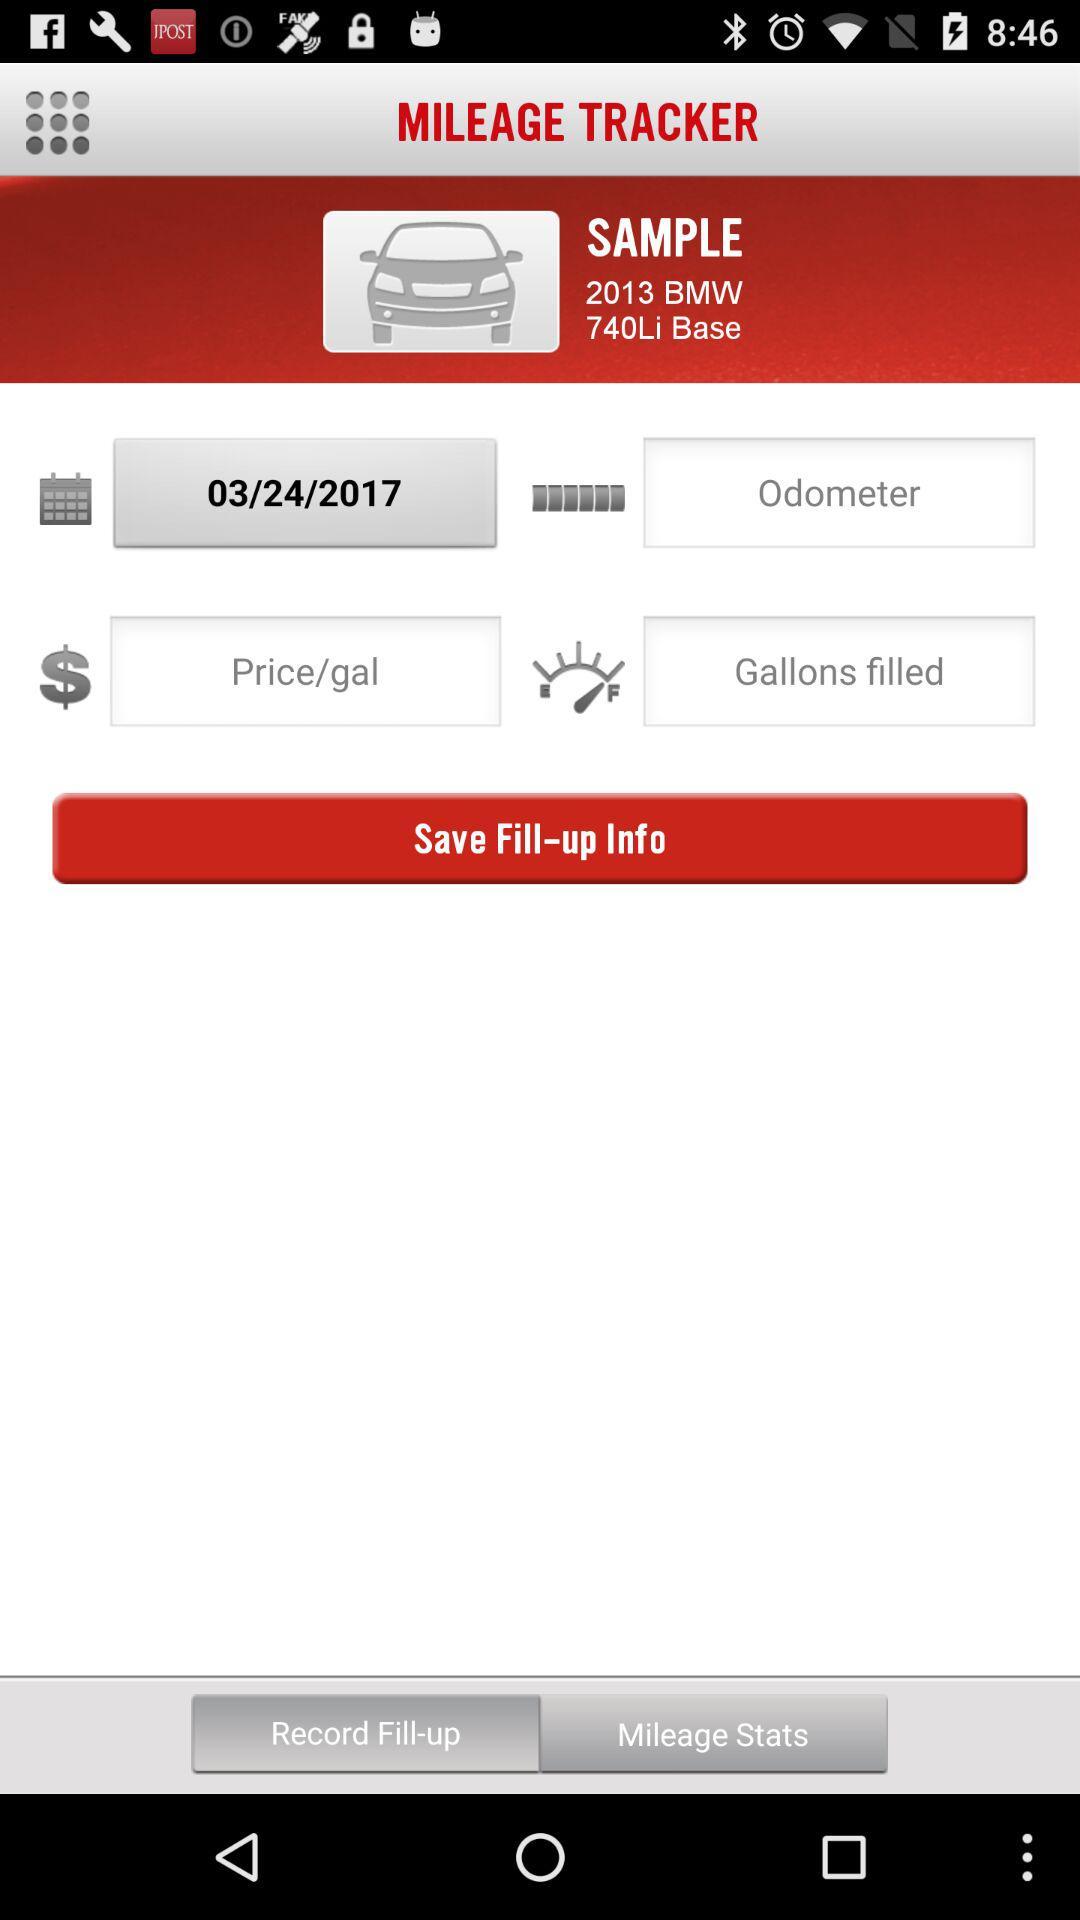 The height and width of the screenshot is (1920, 1080). Describe the element at coordinates (712, 1733) in the screenshot. I see `button next to the record fill-up button` at that location.